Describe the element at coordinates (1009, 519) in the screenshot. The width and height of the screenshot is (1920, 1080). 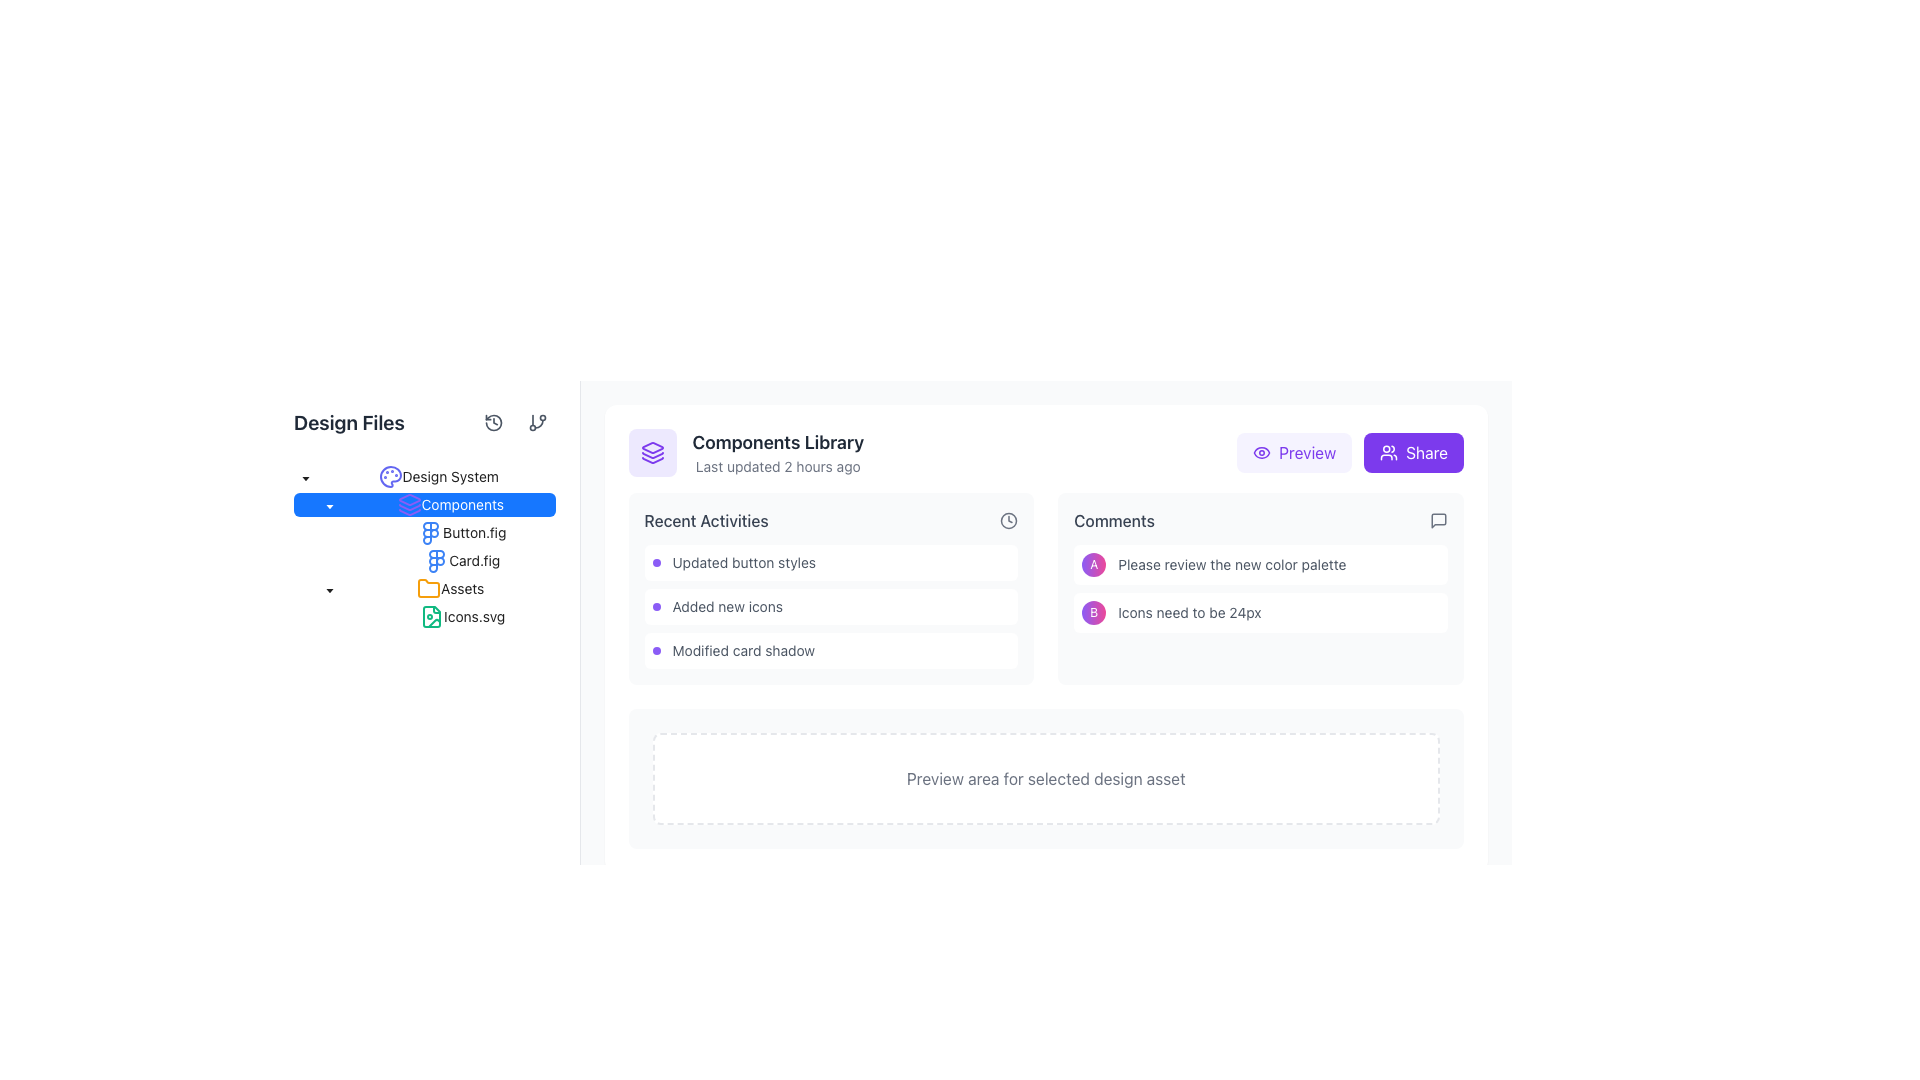
I see `decorative vector graphic component within the SVG element that represents the clock icon in the 'Recent Activities' section by using developer tools` at that location.